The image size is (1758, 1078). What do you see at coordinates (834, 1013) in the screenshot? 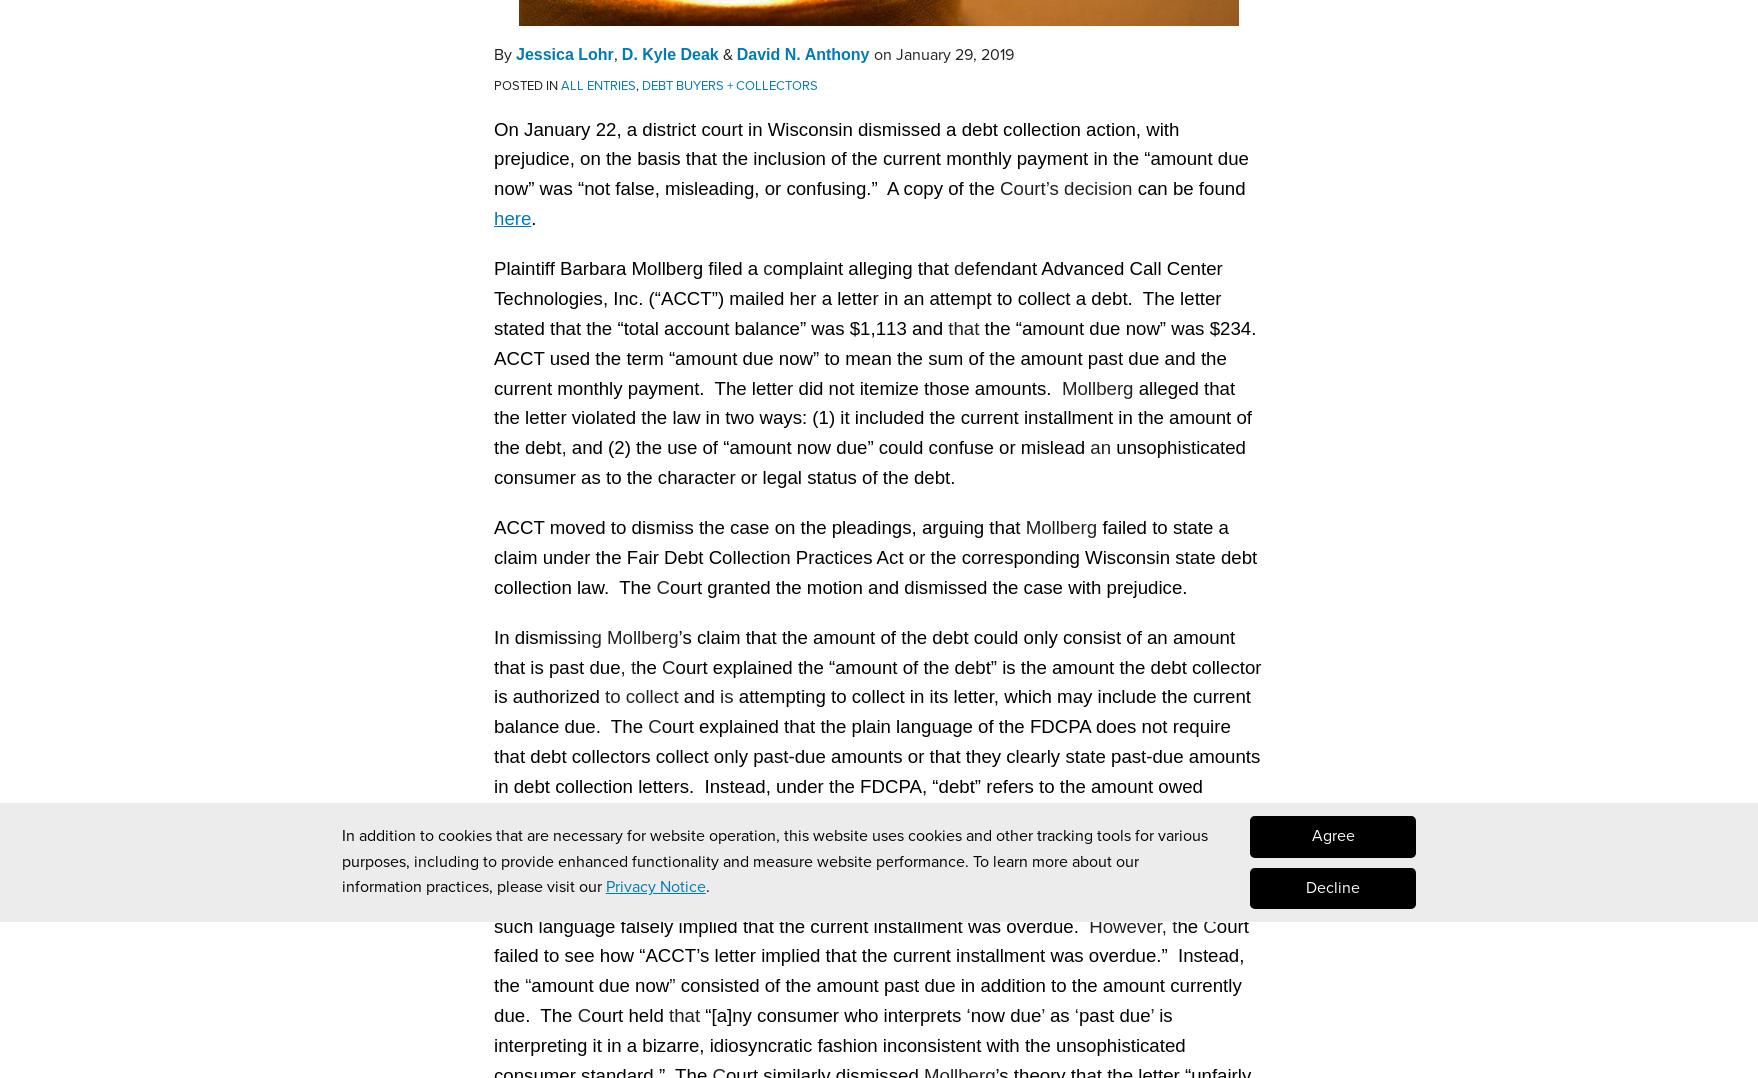
I see `'“[a]ny consumer who interprets'` at bounding box center [834, 1013].